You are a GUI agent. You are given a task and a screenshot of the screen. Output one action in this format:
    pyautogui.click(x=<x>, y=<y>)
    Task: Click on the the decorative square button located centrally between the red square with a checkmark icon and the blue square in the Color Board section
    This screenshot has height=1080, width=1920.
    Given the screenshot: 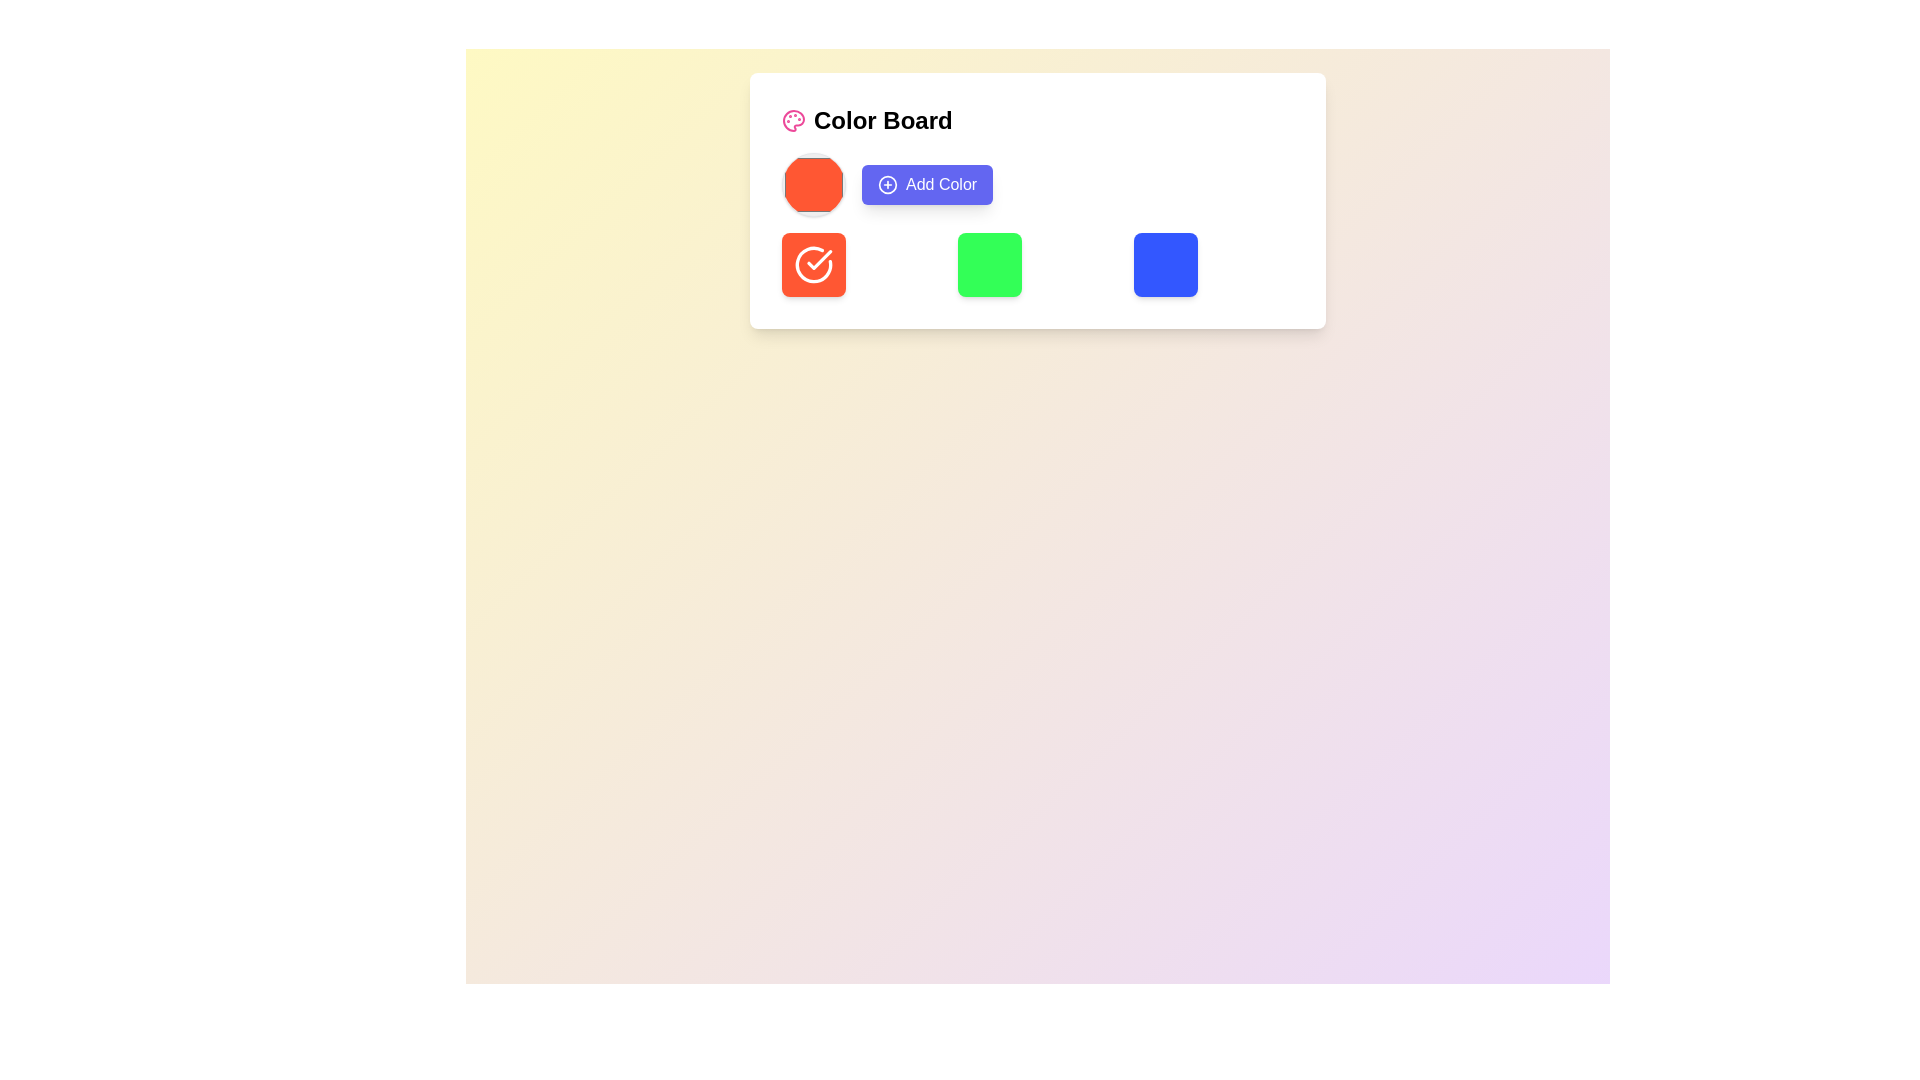 What is the action you would take?
    pyautogui.click(x=989, y=264)
    